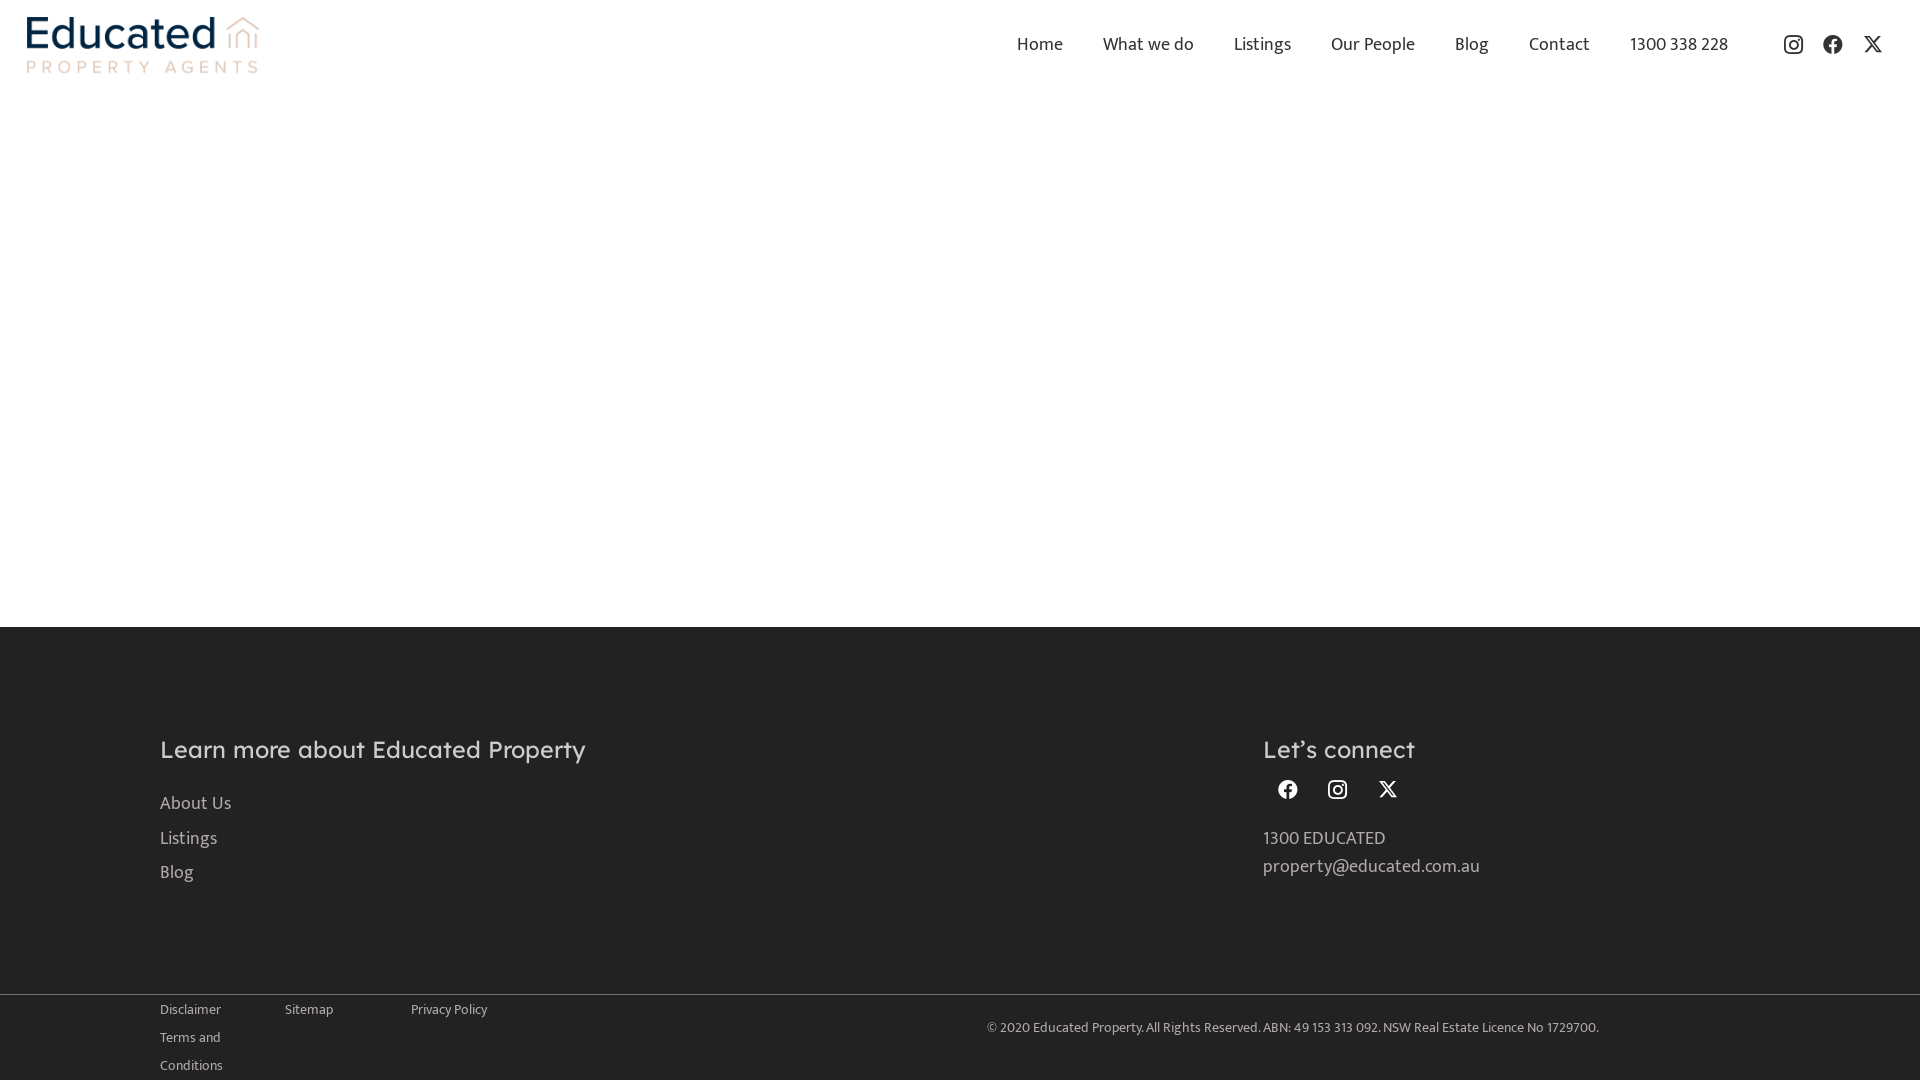 Image resolution: width=1920 pixels, height=1080 pixels. I want to click on 'Instagram', so click(1793, 45).